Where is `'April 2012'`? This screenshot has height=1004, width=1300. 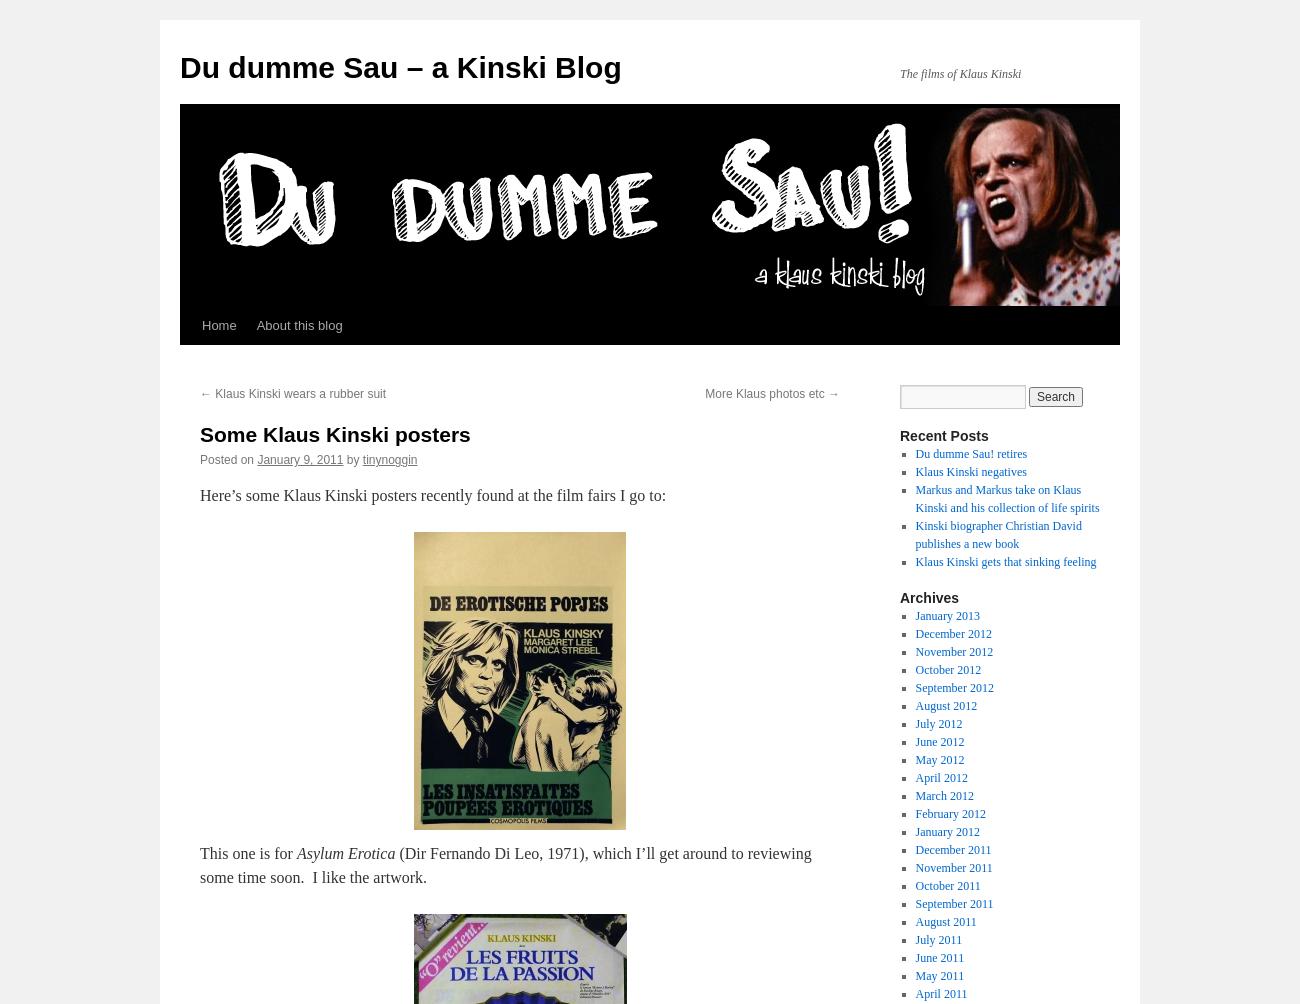 'April 2012' is located at coordinates (913, 777).